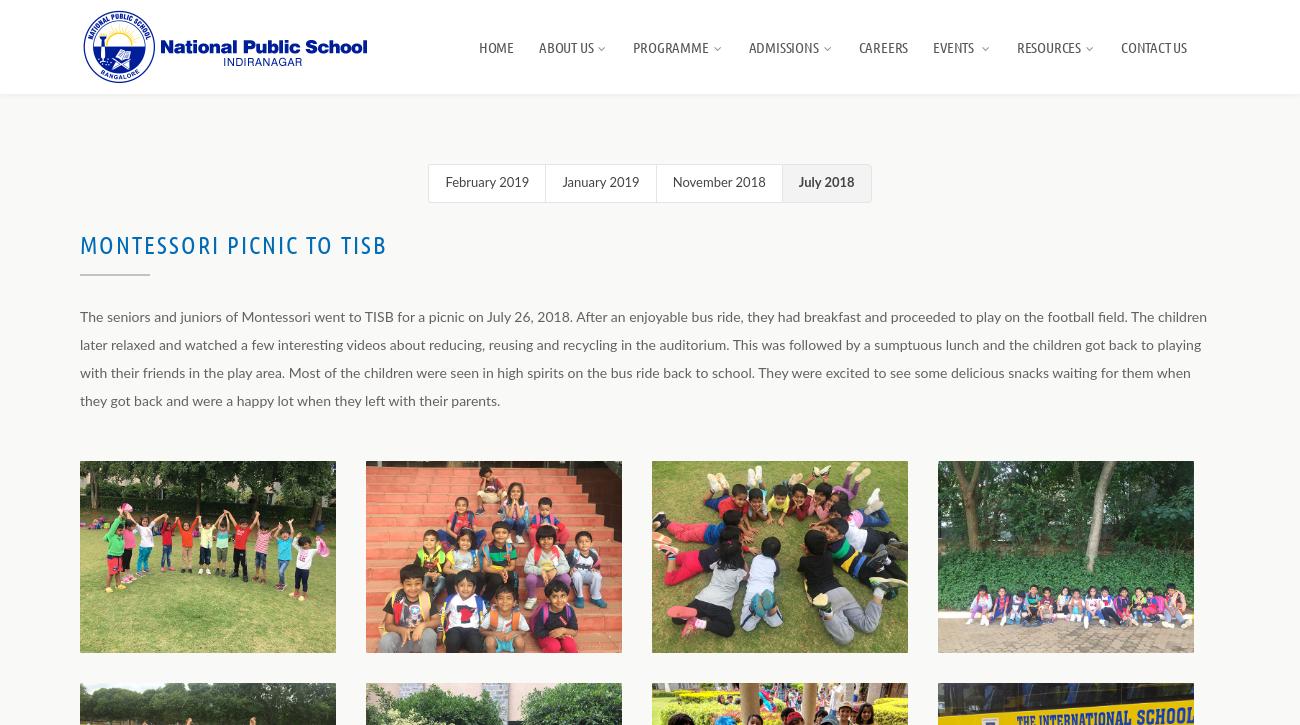  I want to click on 'About us', so click(564, 46).